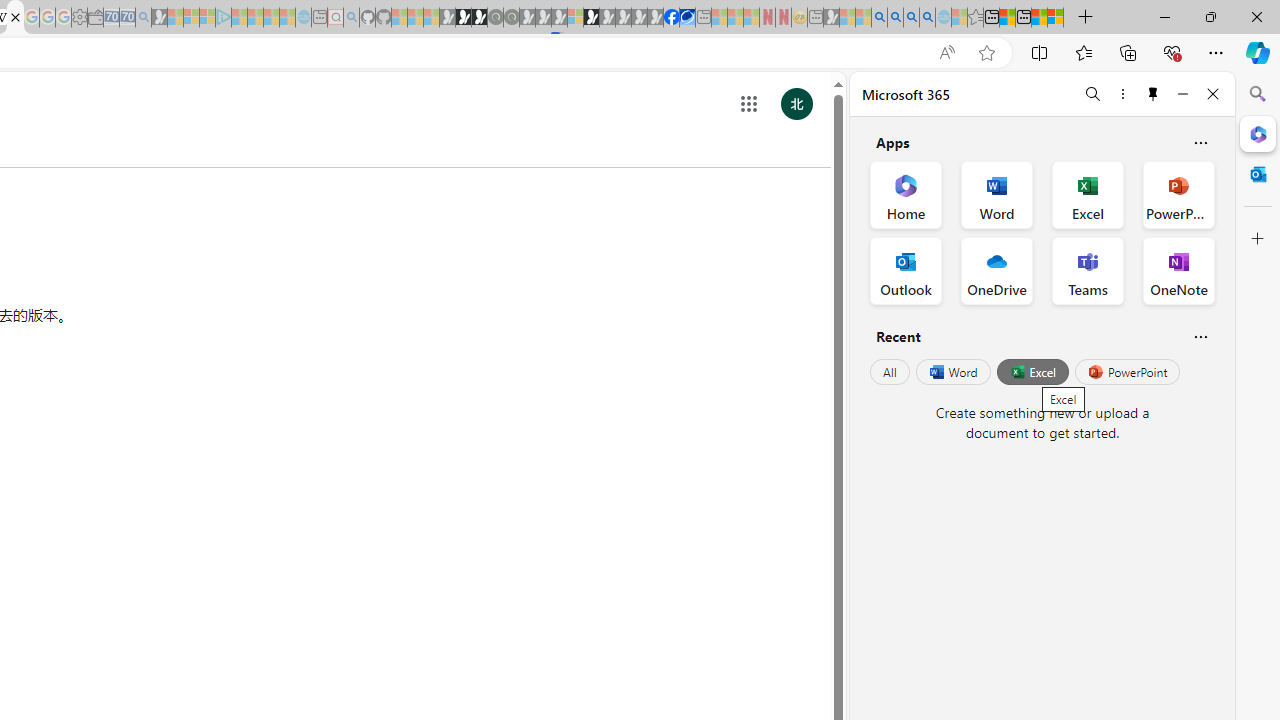 The image size is (1280, 720). I want to click on 'PowerPoint Office App', so click(1178, 195).